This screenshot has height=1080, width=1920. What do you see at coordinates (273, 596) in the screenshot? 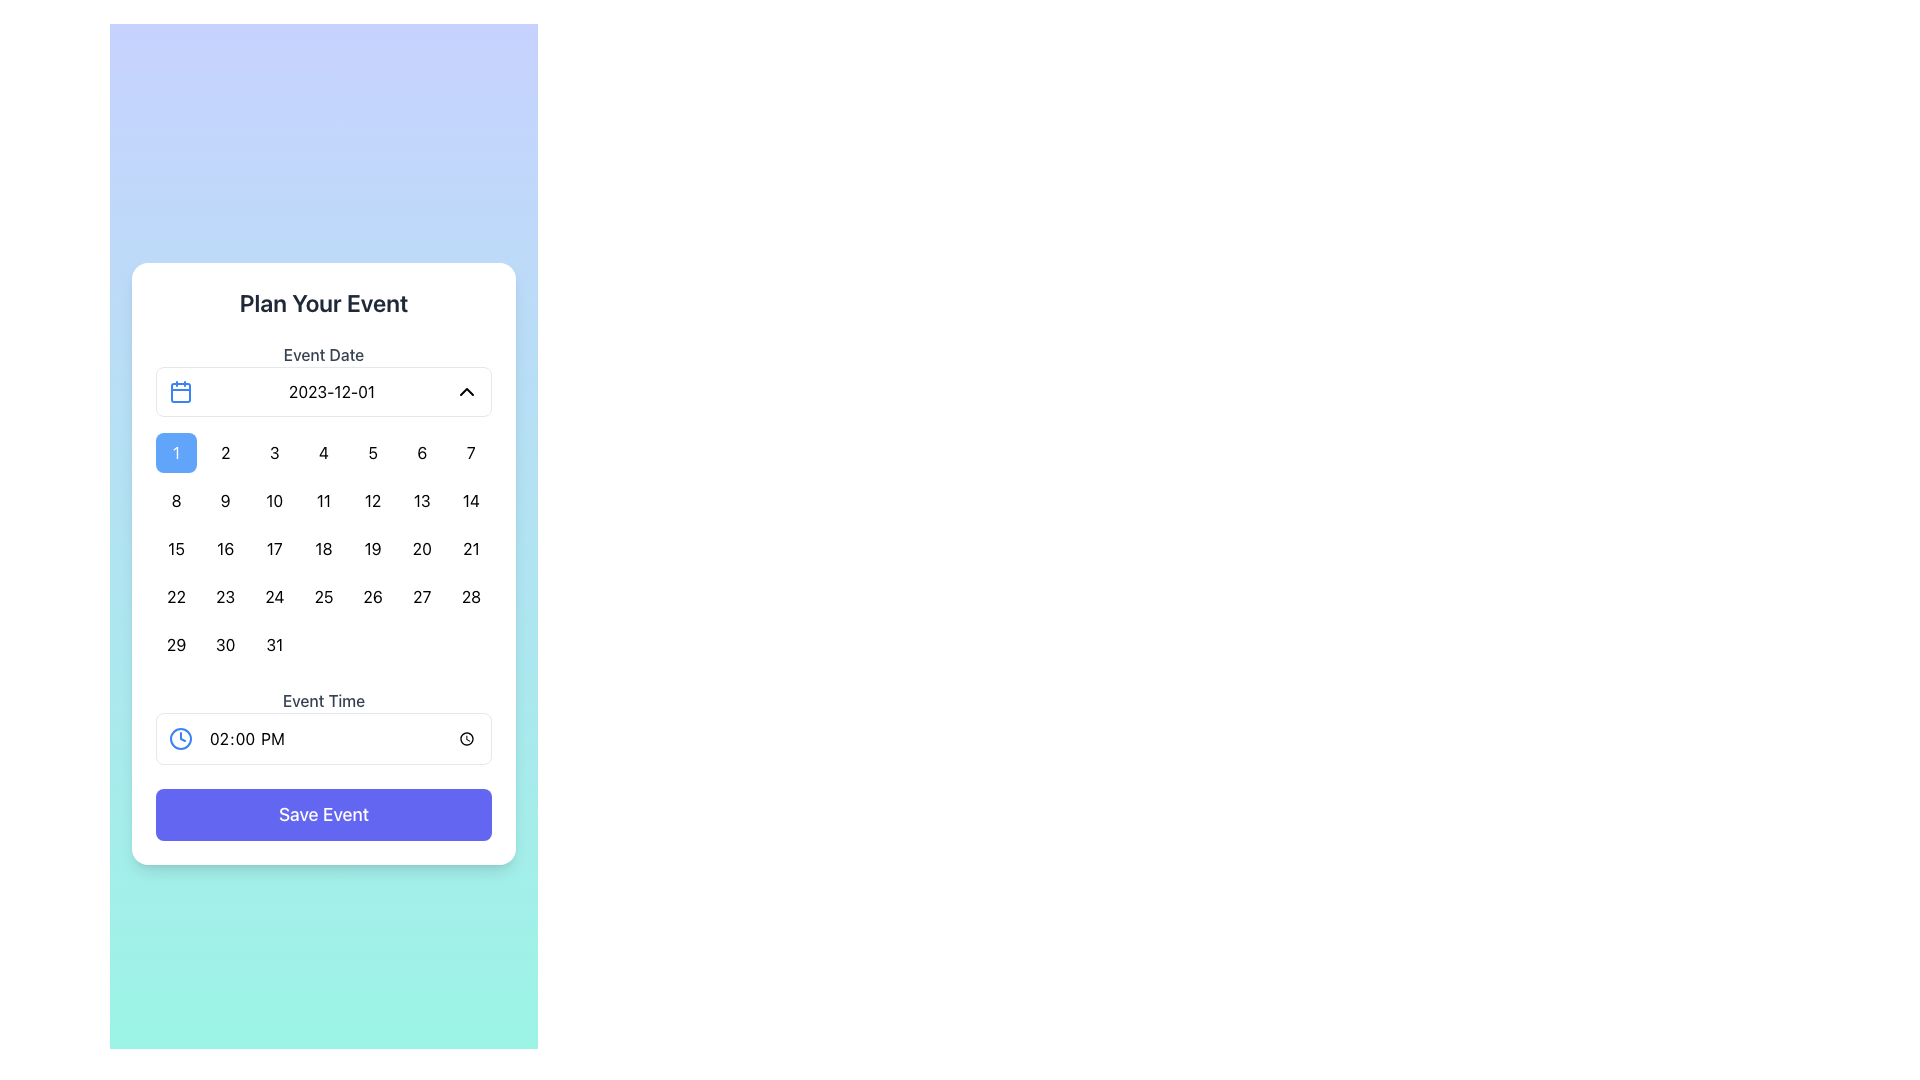
I see `the button displaying the number '24' in the 22nd row and 3rd column of the calendar grid` at bounding box center [273, 596].